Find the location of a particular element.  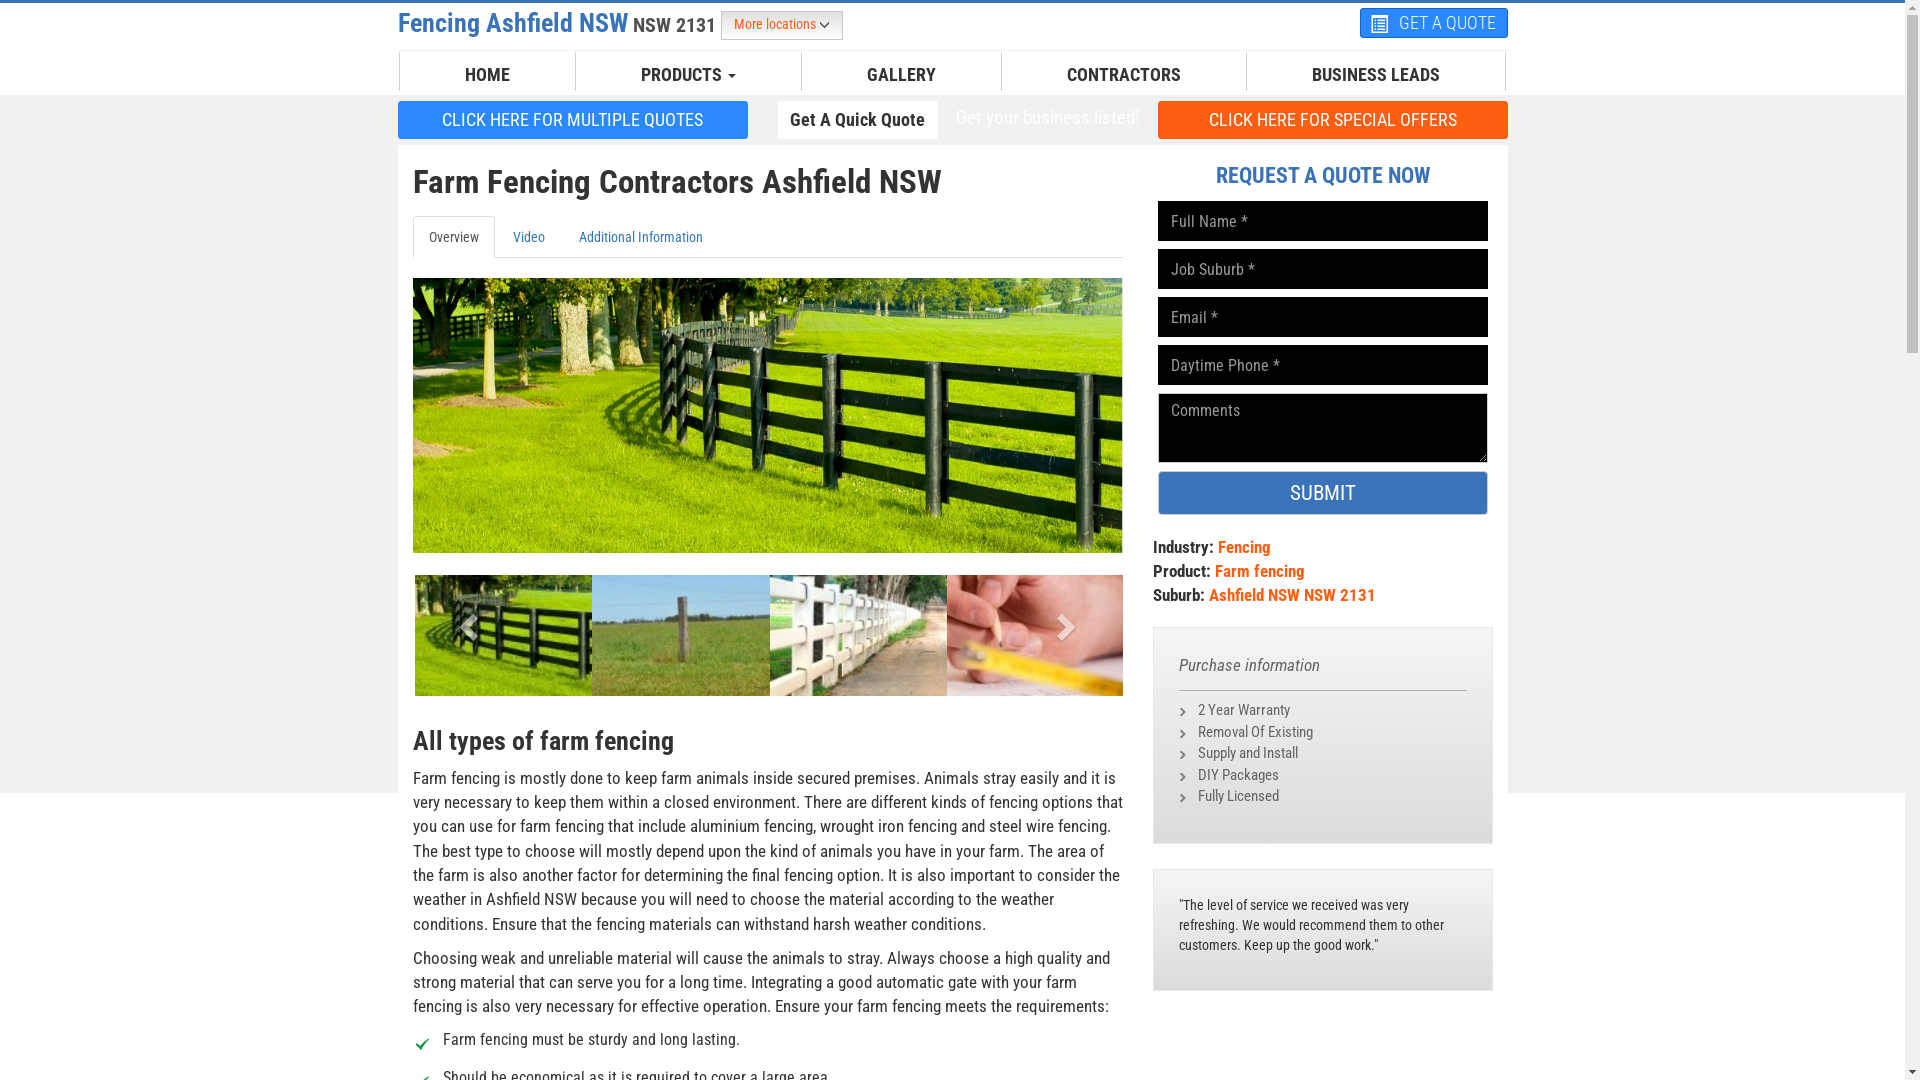

'CLICK HERE FOR MULTIPLE QUOTES' is located at coordinates (571, 119).